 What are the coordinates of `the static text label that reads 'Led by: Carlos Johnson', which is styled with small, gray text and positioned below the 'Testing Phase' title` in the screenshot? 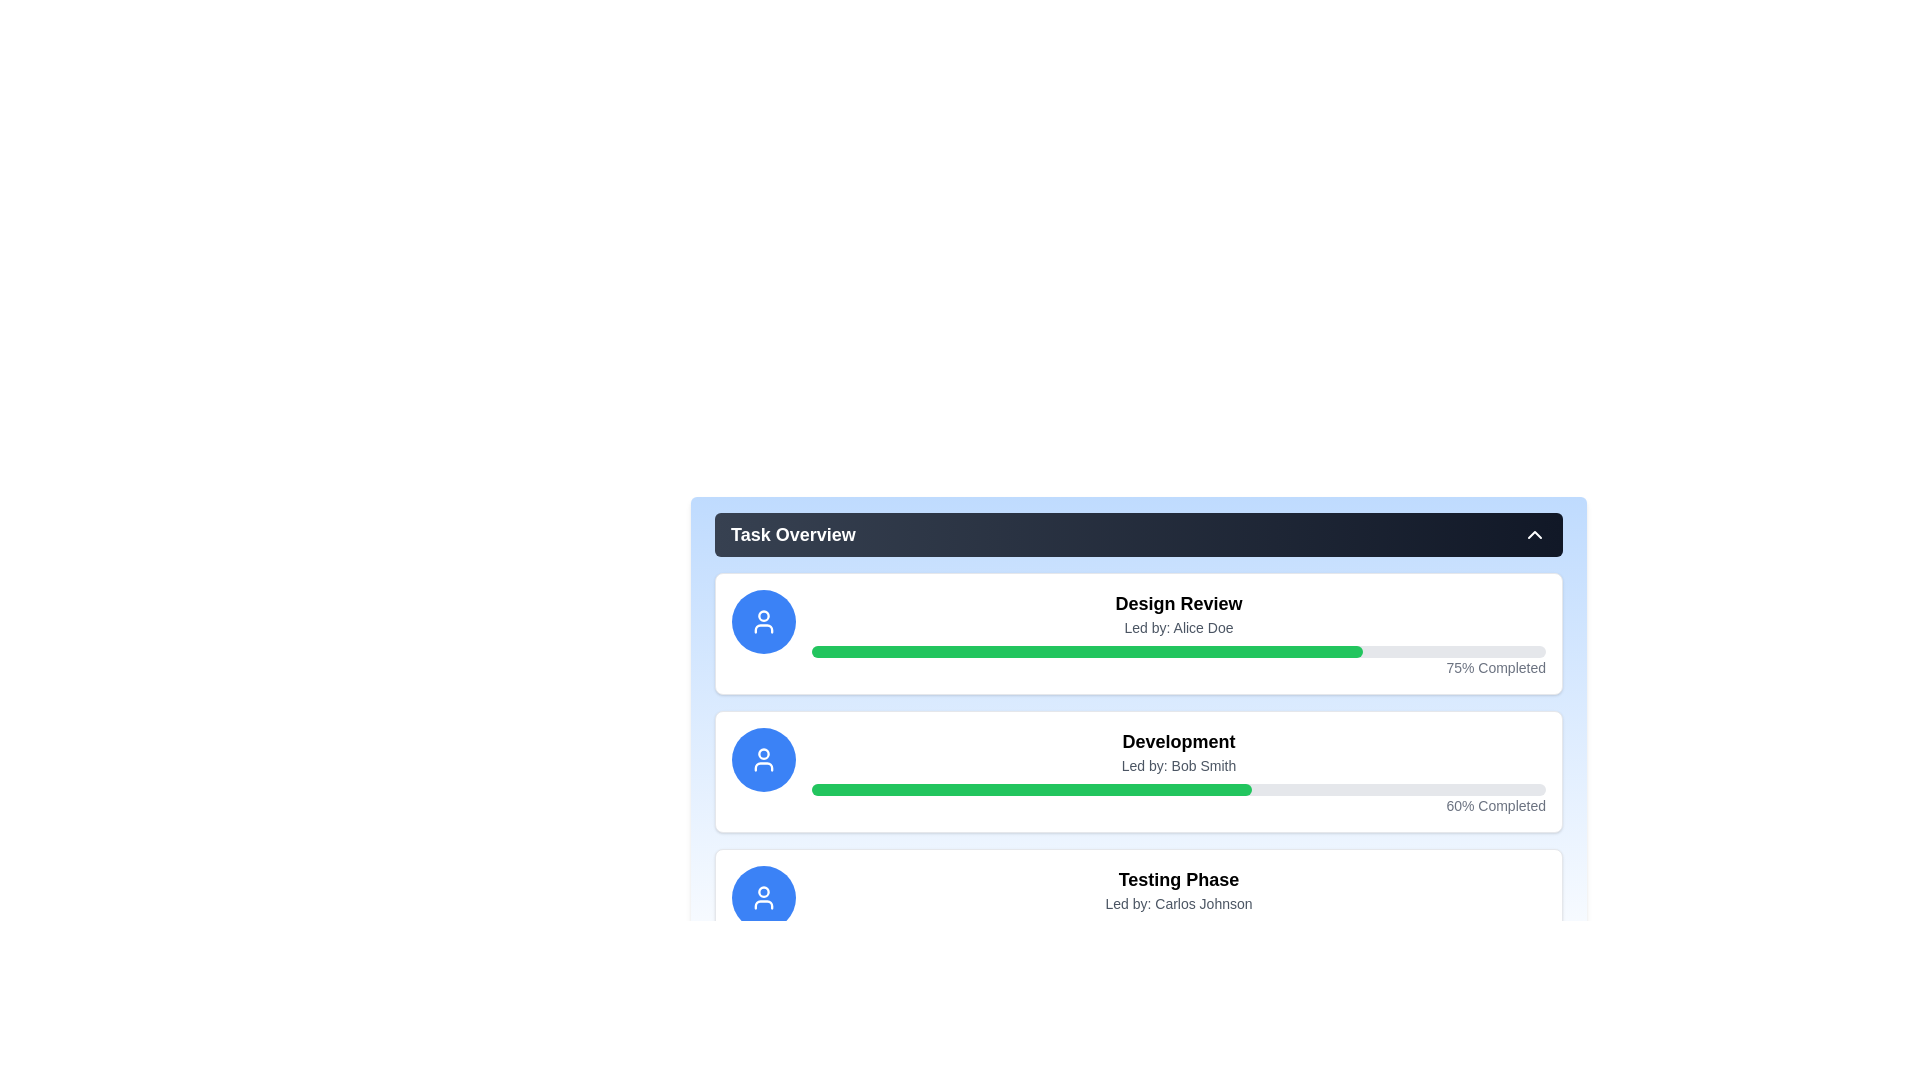 It's located at (1179, 903).